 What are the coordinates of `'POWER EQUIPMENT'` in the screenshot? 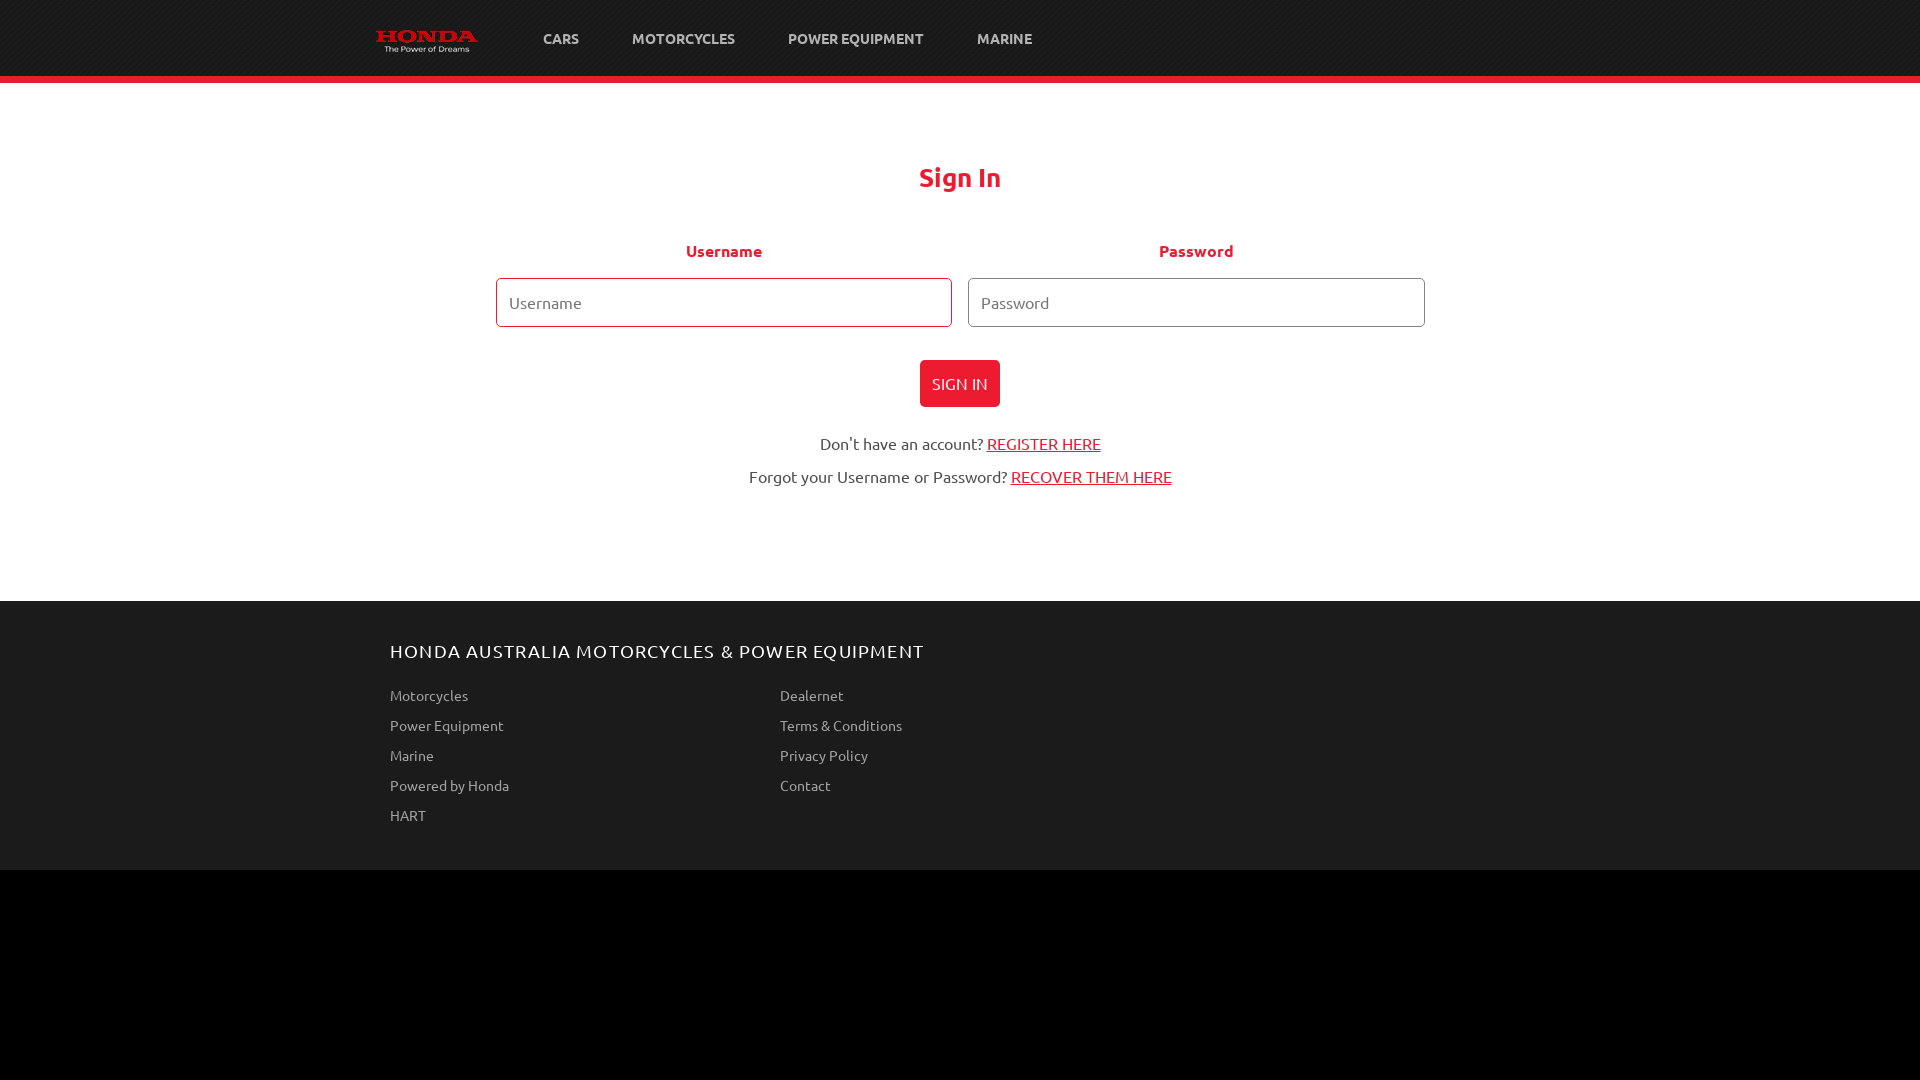 It's located at (761, 38).